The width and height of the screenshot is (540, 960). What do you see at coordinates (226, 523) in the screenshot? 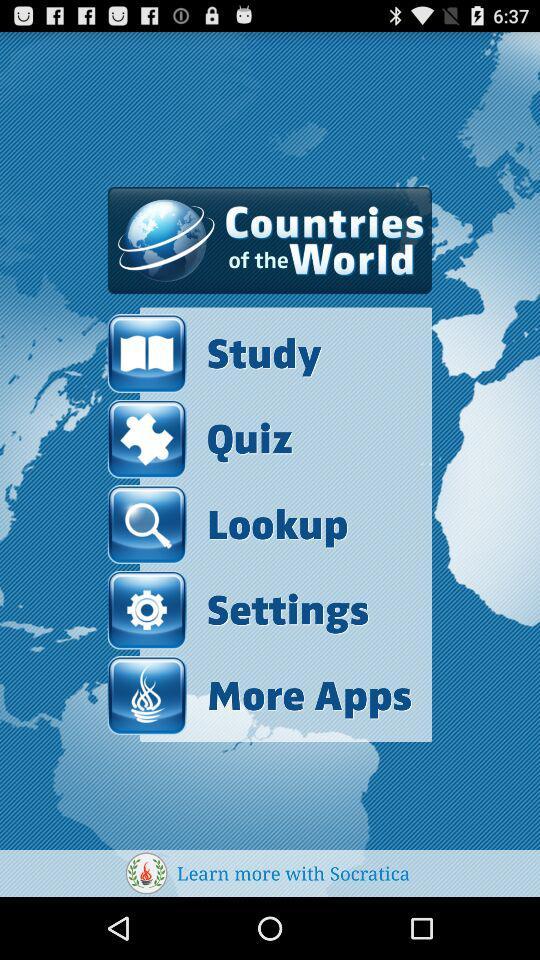
I see `the item above the settings item` at bounding box center [226, 523].